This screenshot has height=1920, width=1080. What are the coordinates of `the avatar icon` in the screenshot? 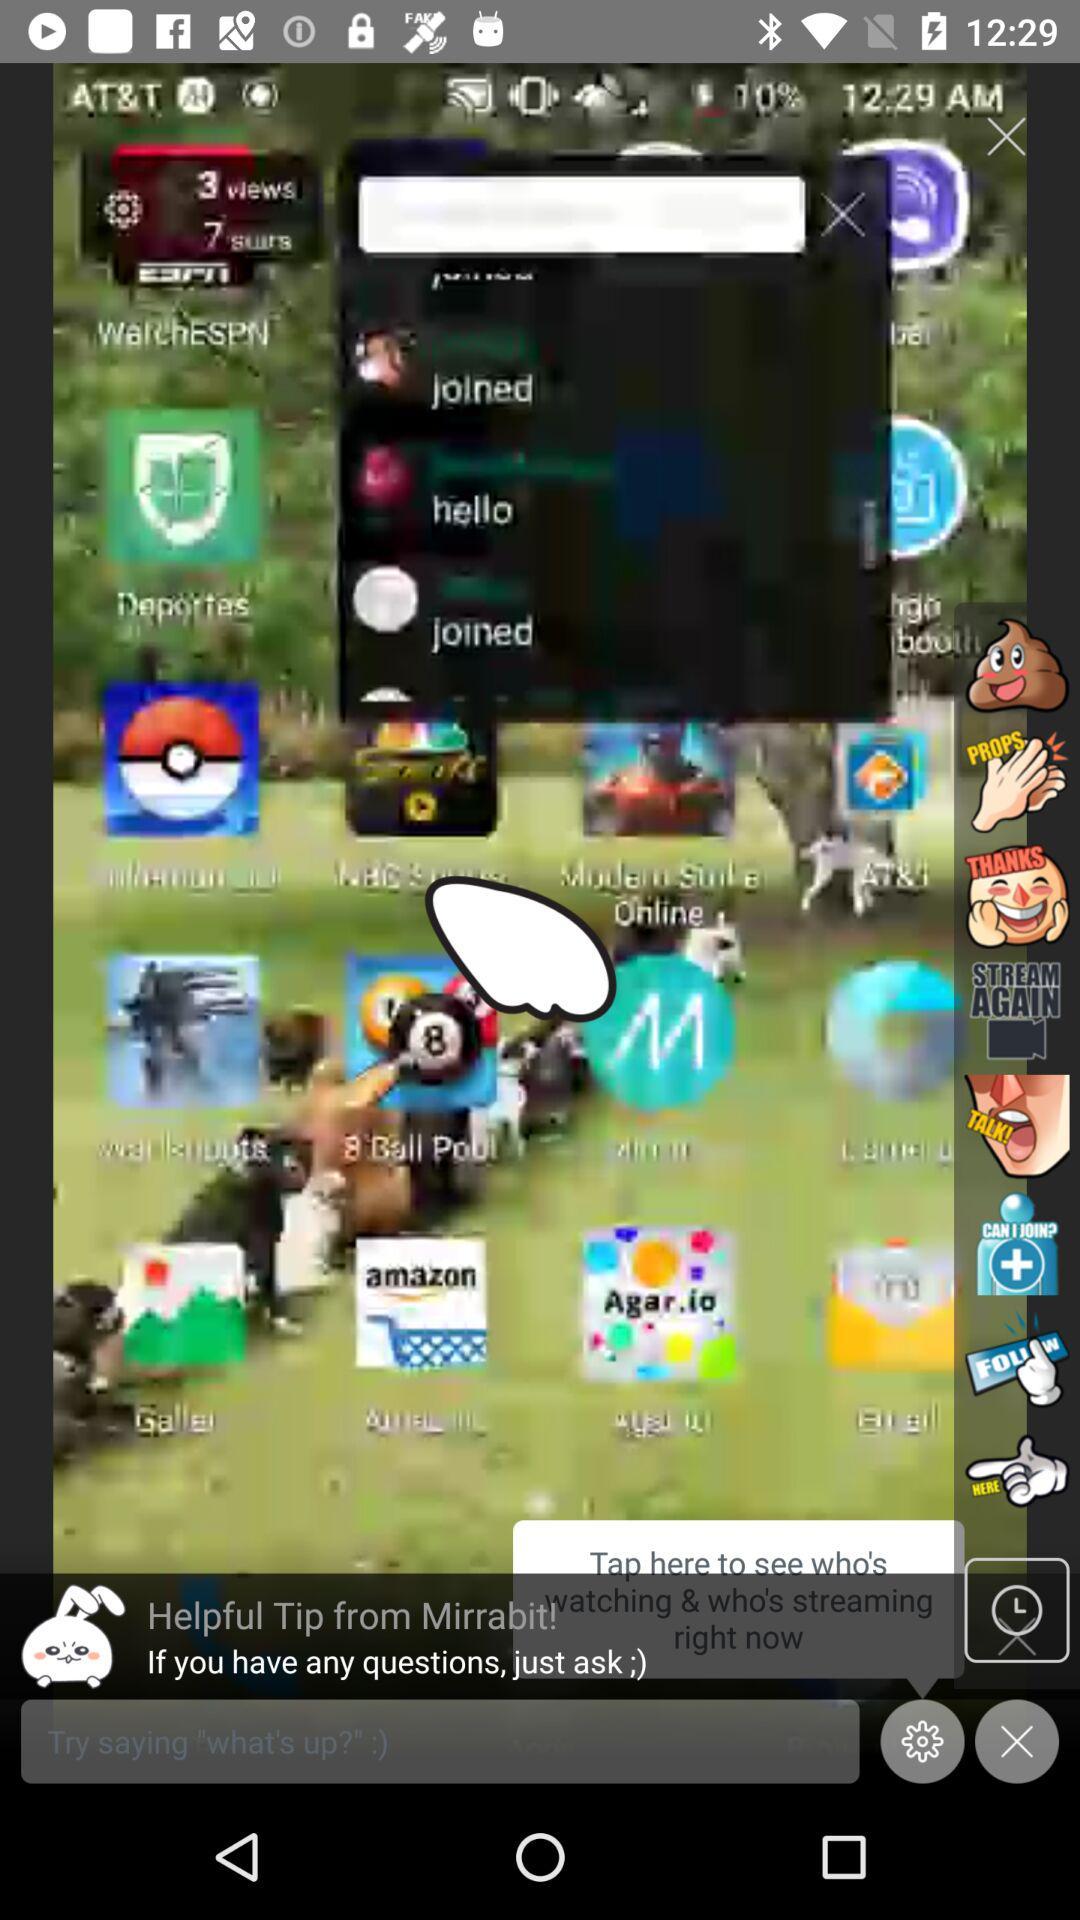 It's located at (1017, 1127).